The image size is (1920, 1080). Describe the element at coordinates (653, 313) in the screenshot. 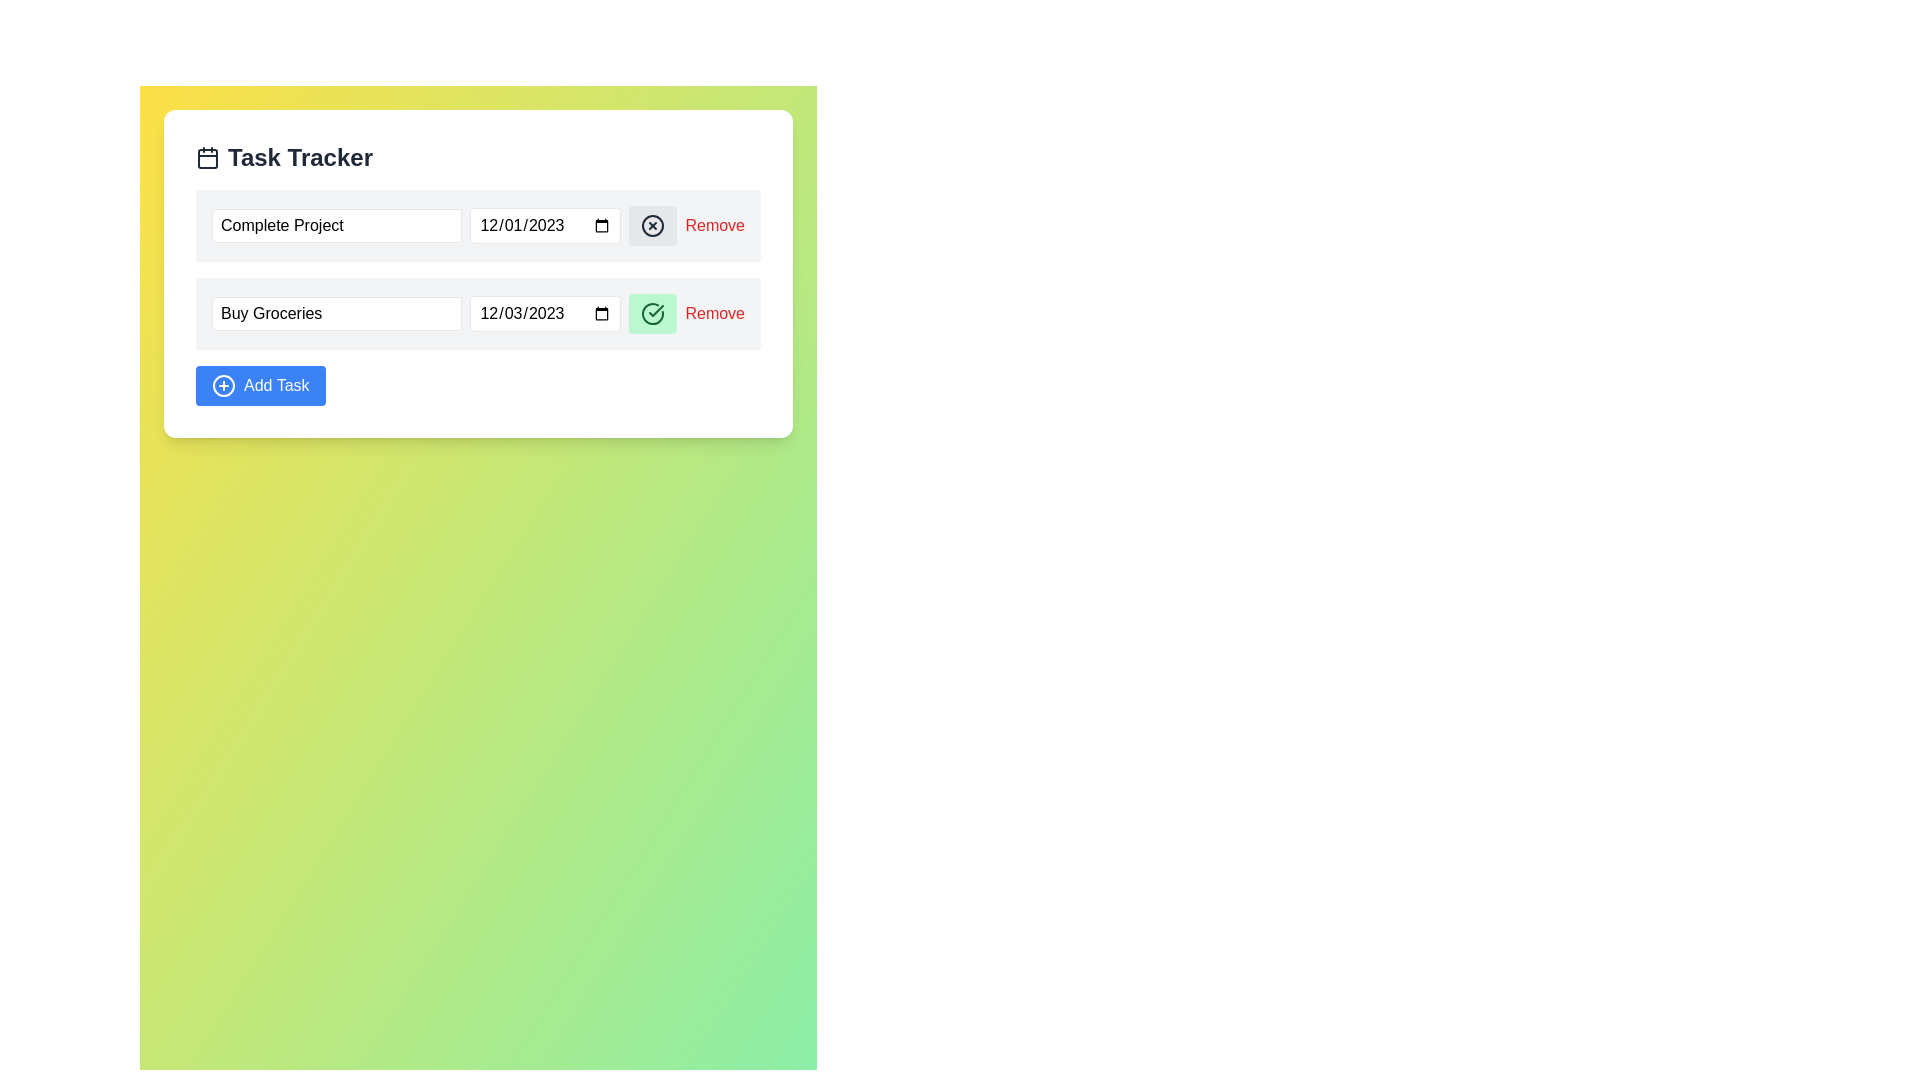

I see `the graphic icon that indicates the associated task is marked as completed, located in the second task row, to the right of the date and calendar icon and adjacent to the 'Remove' button` at that location.